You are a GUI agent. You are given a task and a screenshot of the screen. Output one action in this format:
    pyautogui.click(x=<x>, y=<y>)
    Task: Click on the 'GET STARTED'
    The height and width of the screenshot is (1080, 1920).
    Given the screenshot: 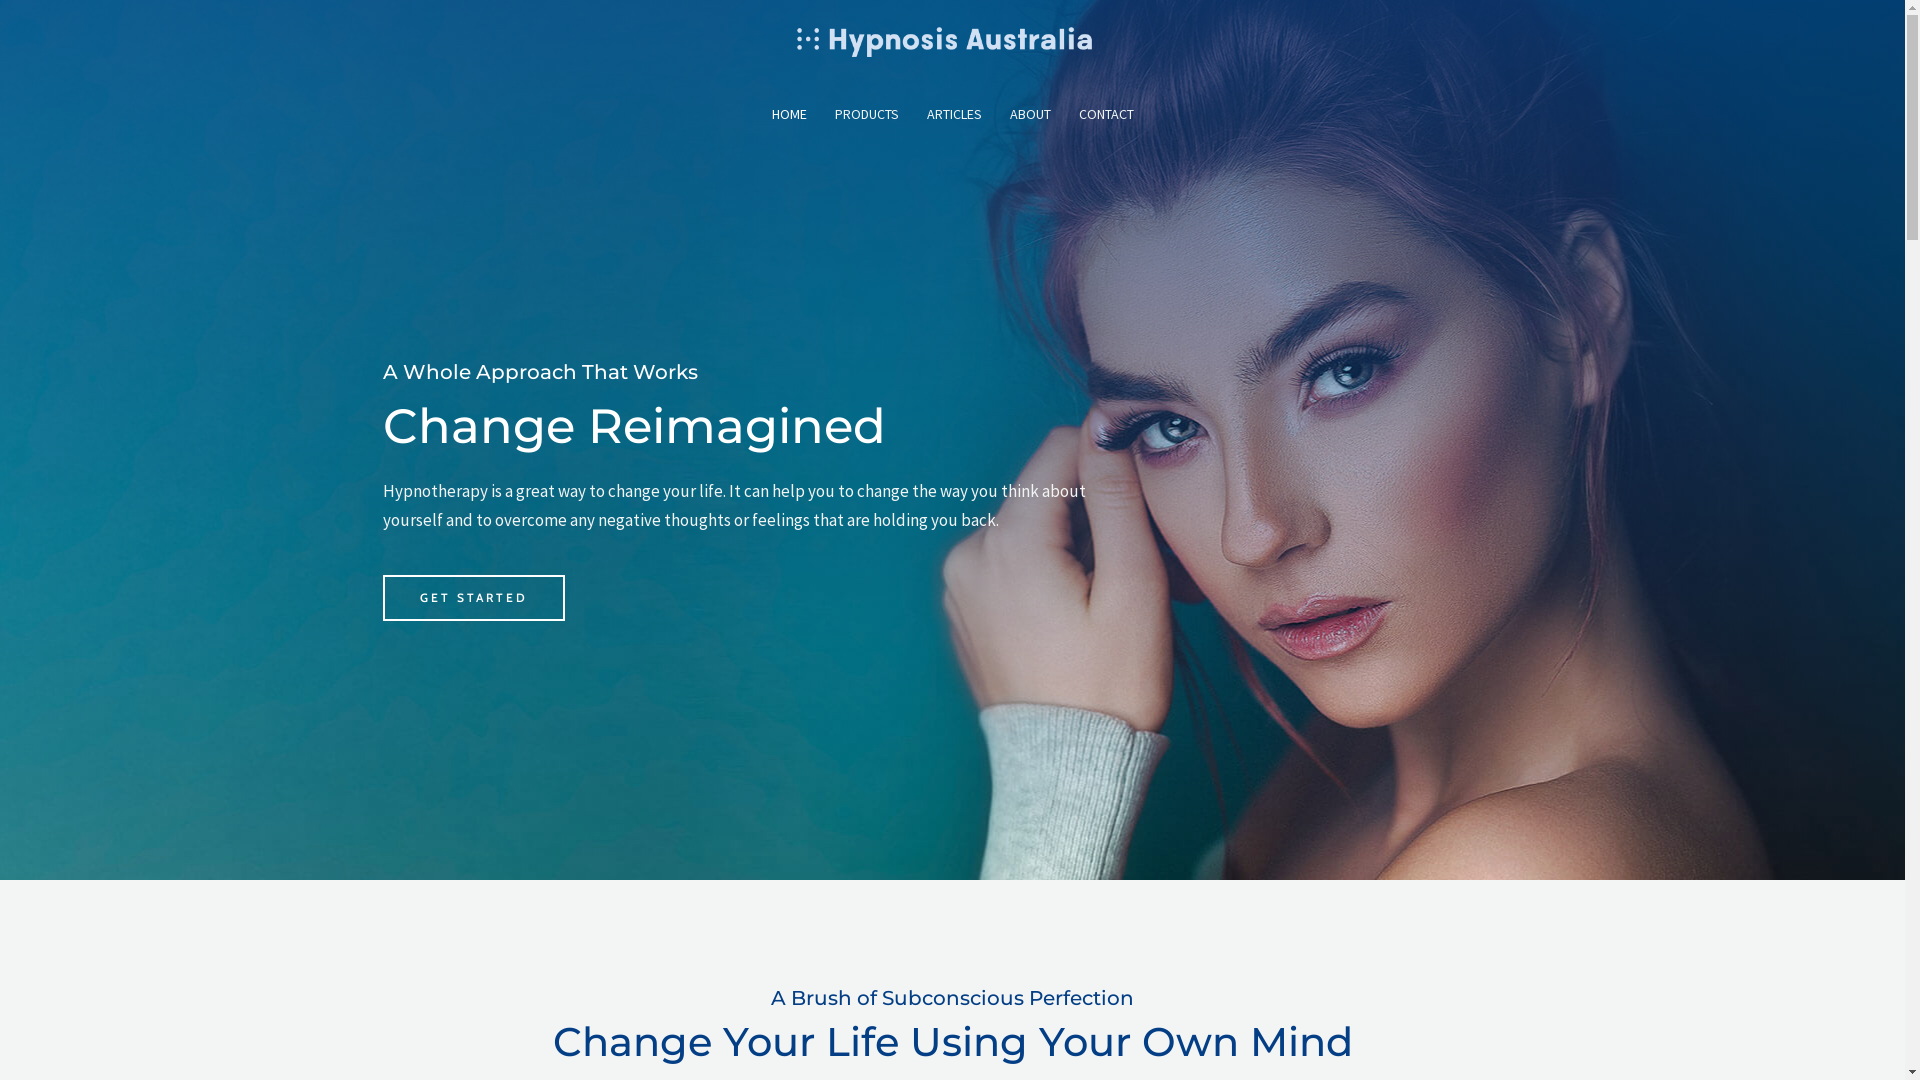 What is the action you would take?
    pyautogui.click(x=472, y=596)
    